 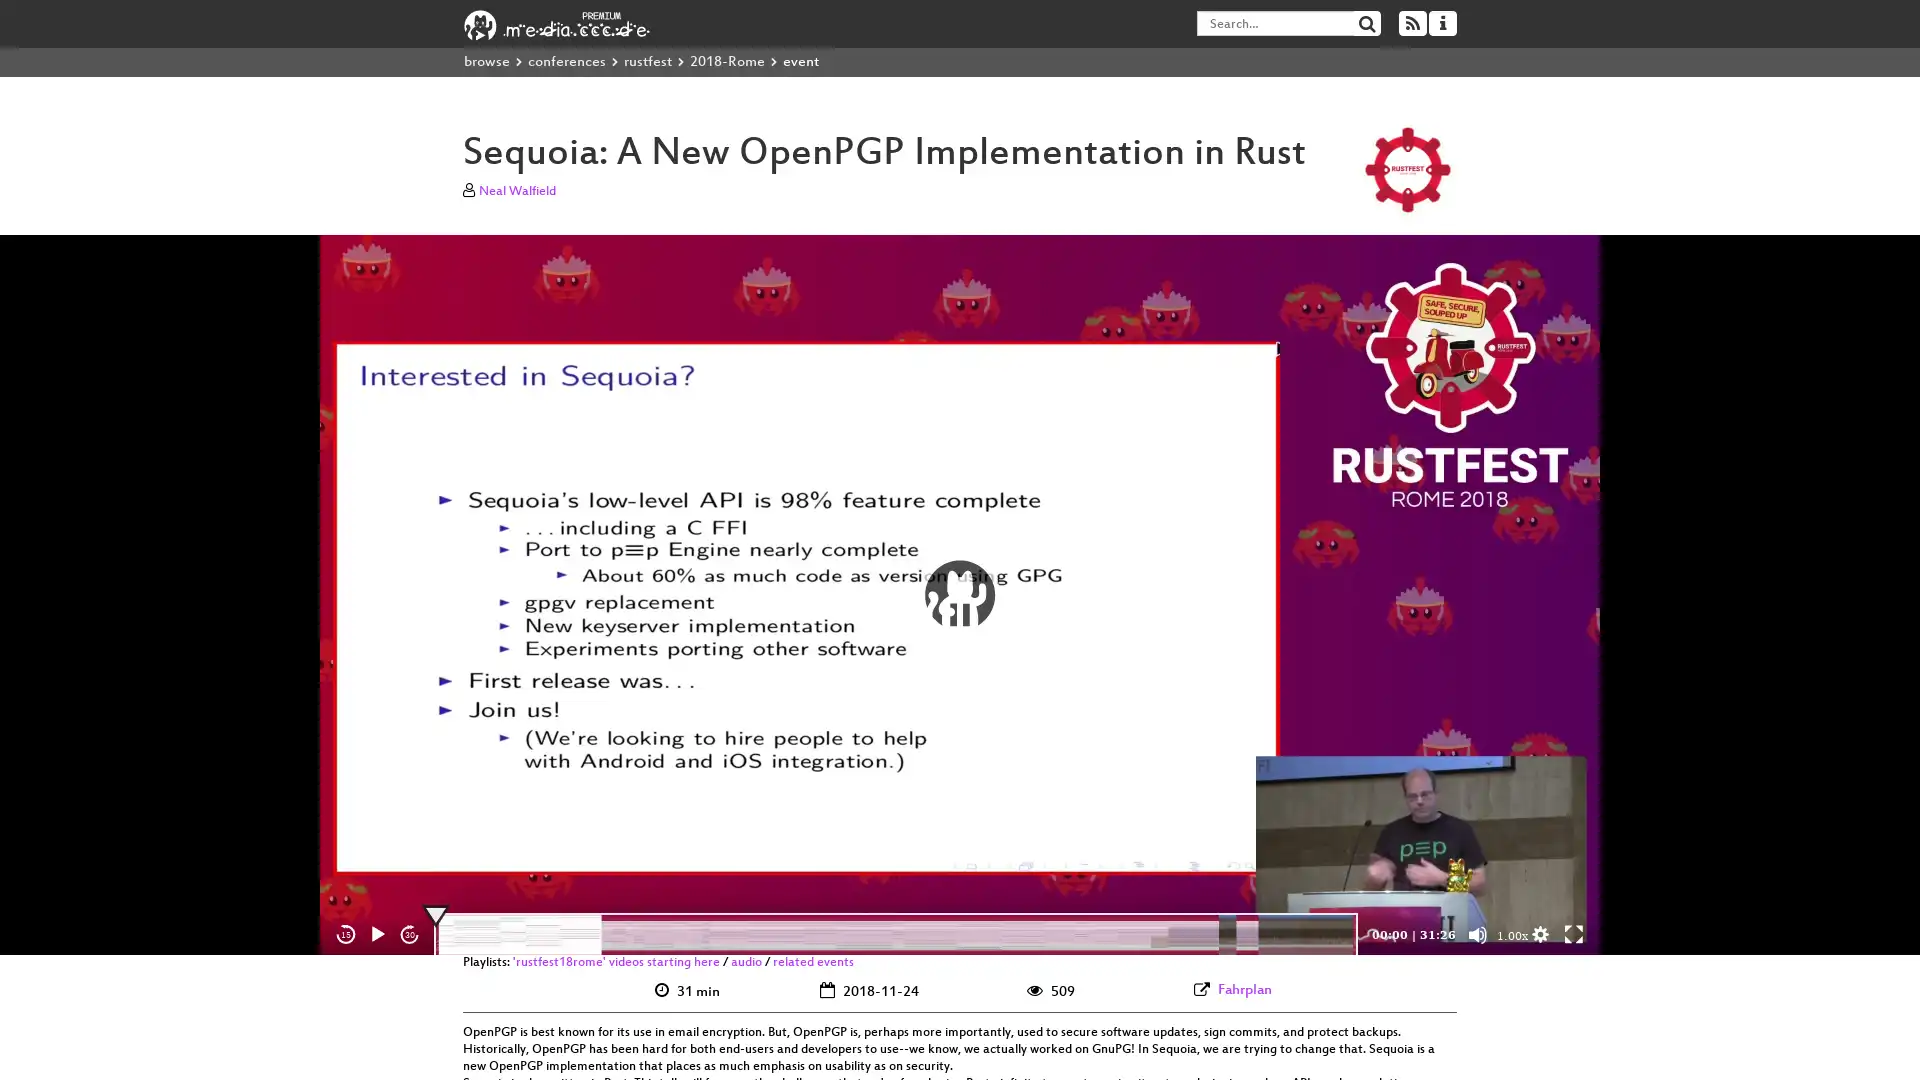 I want to click on Fullscreen, so click(x=1573, y=934).